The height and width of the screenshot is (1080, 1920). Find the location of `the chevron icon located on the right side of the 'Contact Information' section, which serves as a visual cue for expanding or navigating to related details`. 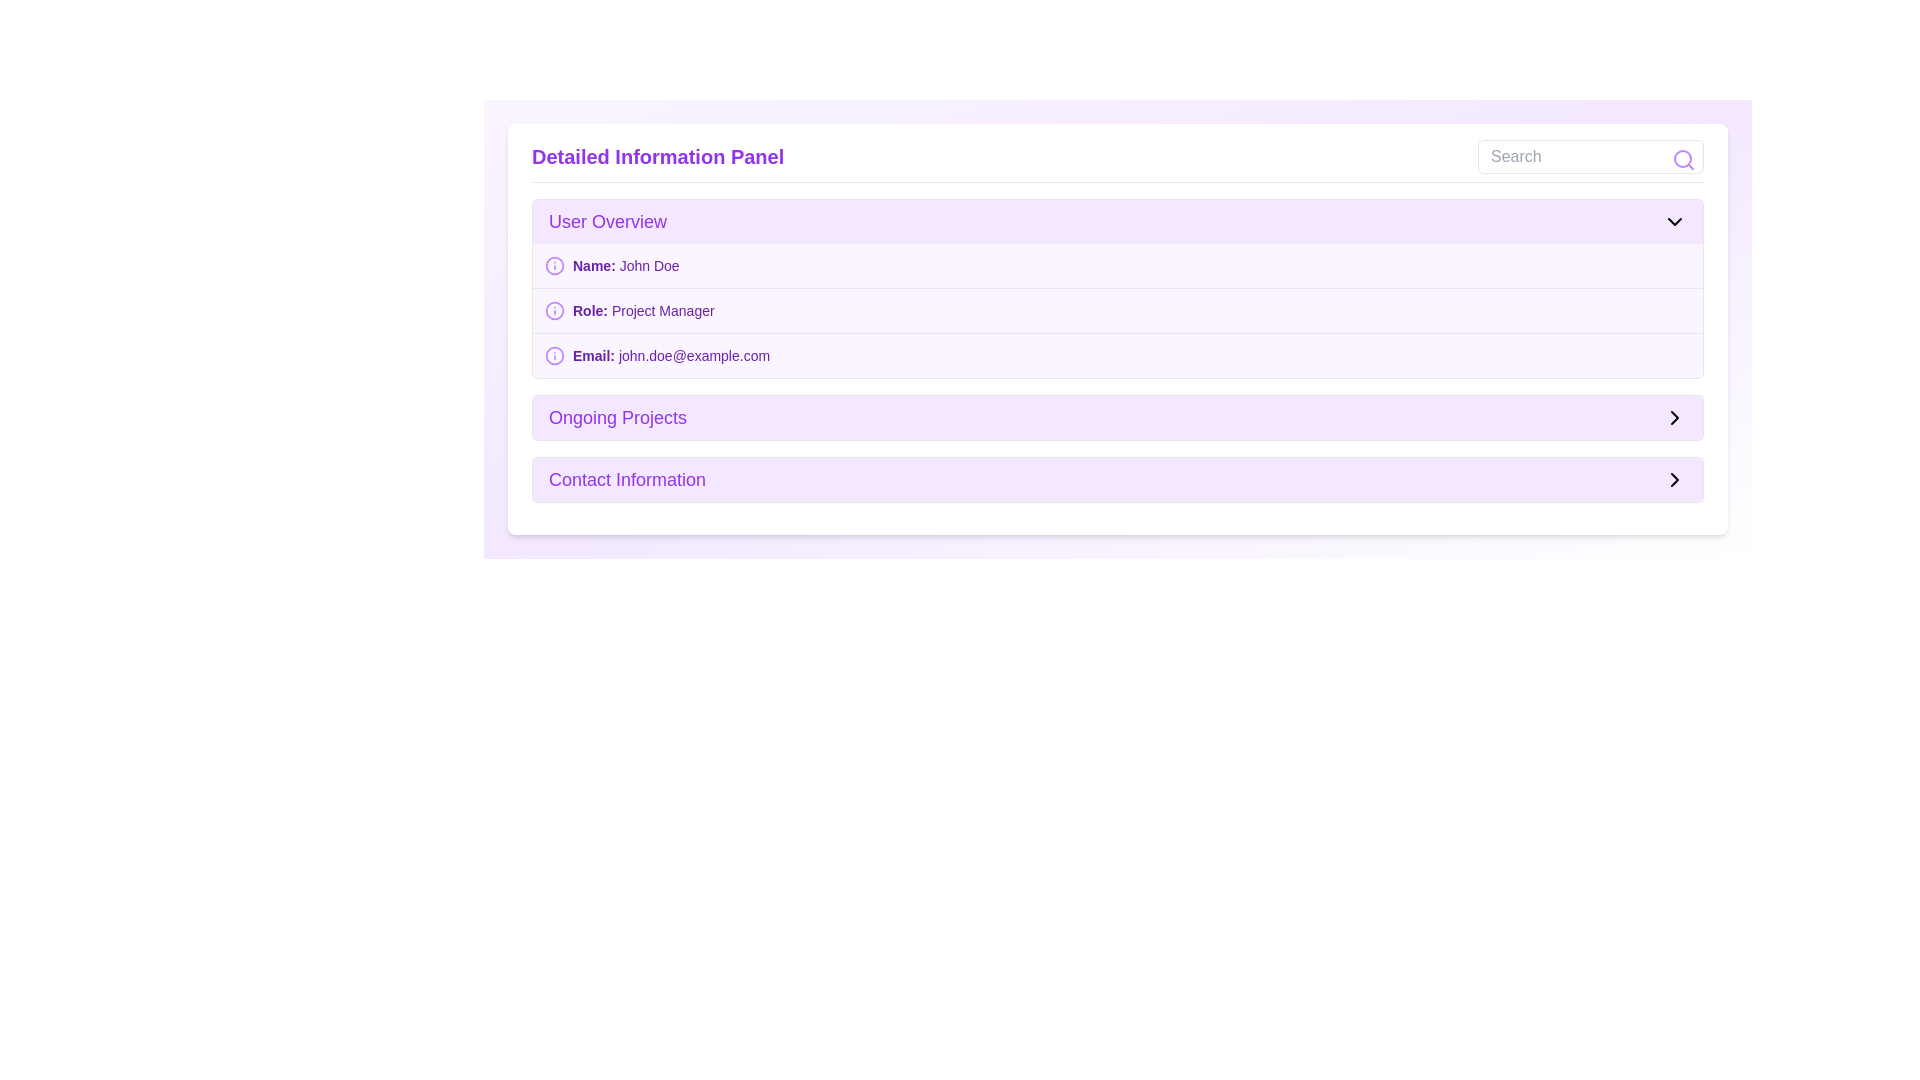

the chevron icon located on the right side of the 'Contact Information' section, which serves as a visual cue for expanding or navigating to related details is located at coordinates (1675, 479).